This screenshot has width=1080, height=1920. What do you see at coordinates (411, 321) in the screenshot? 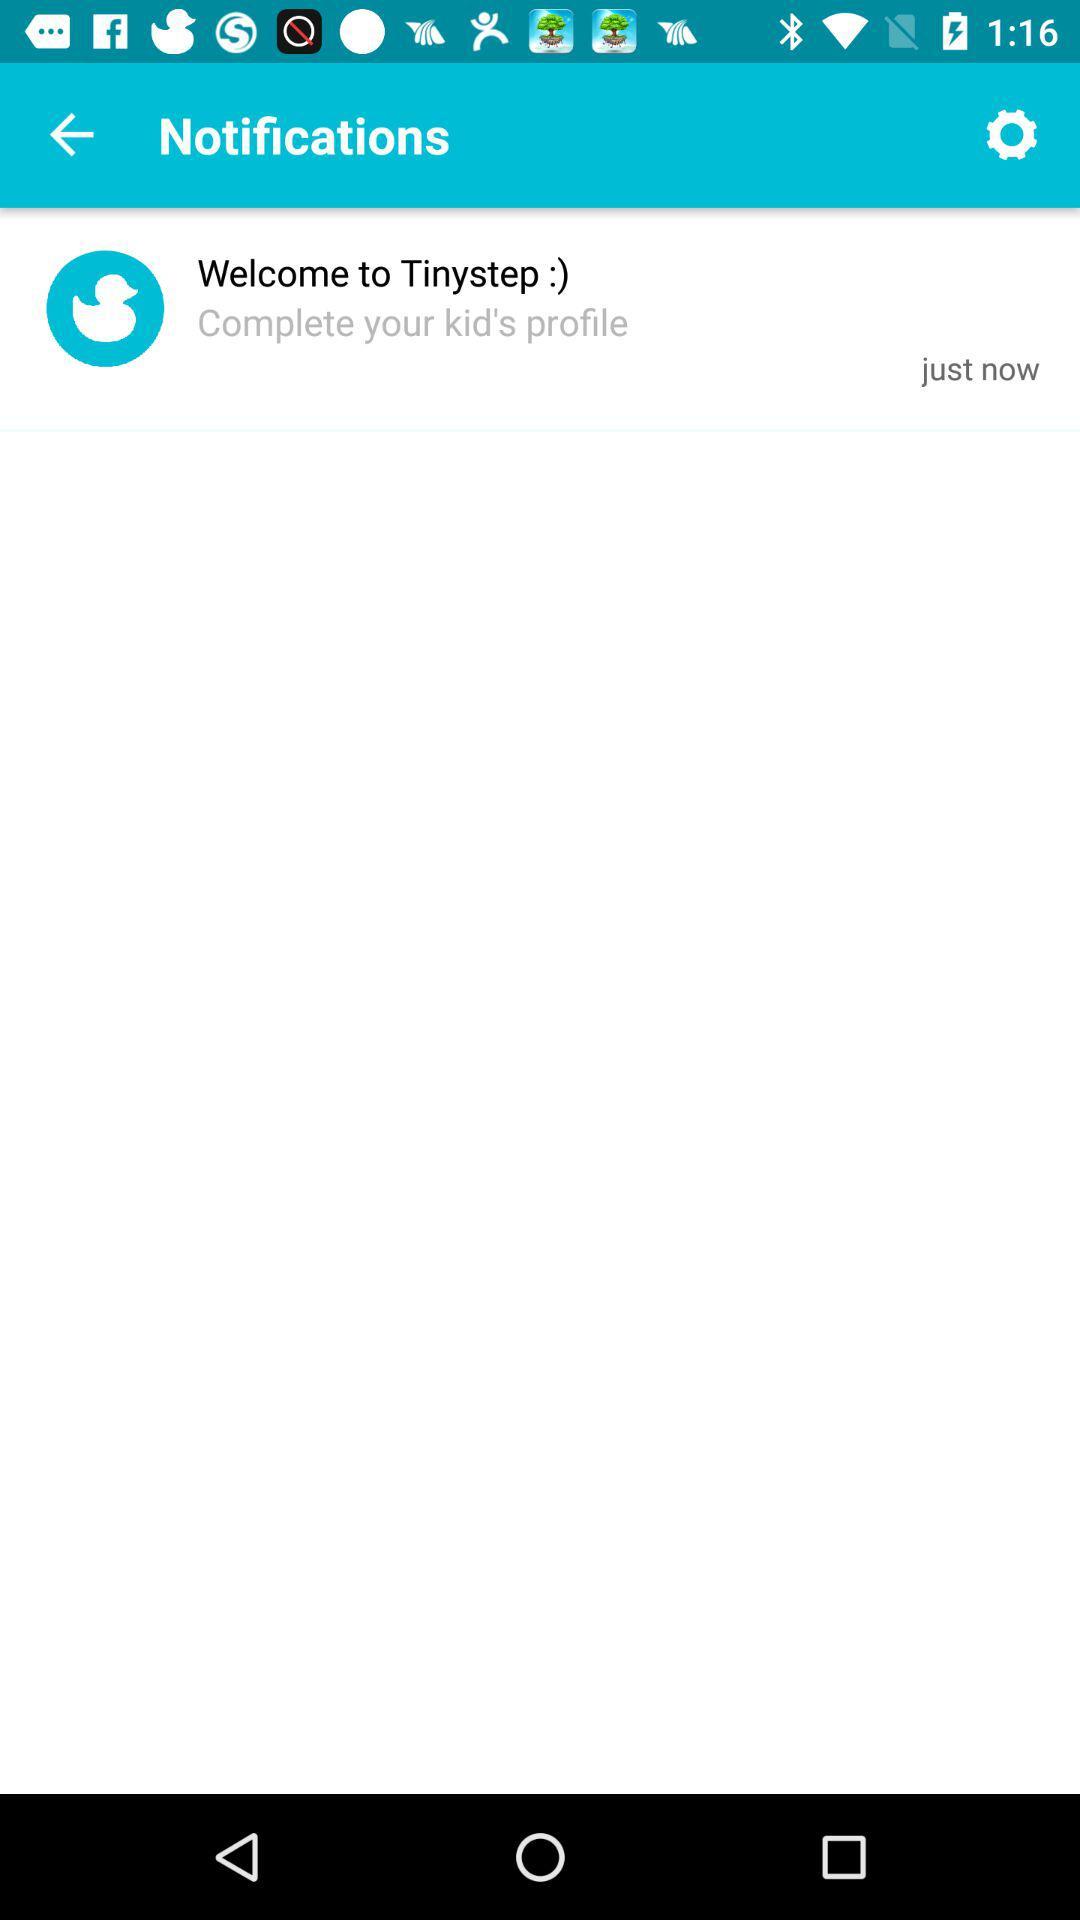
I see `the complete your kid icon` at bounding box center [411, 321].